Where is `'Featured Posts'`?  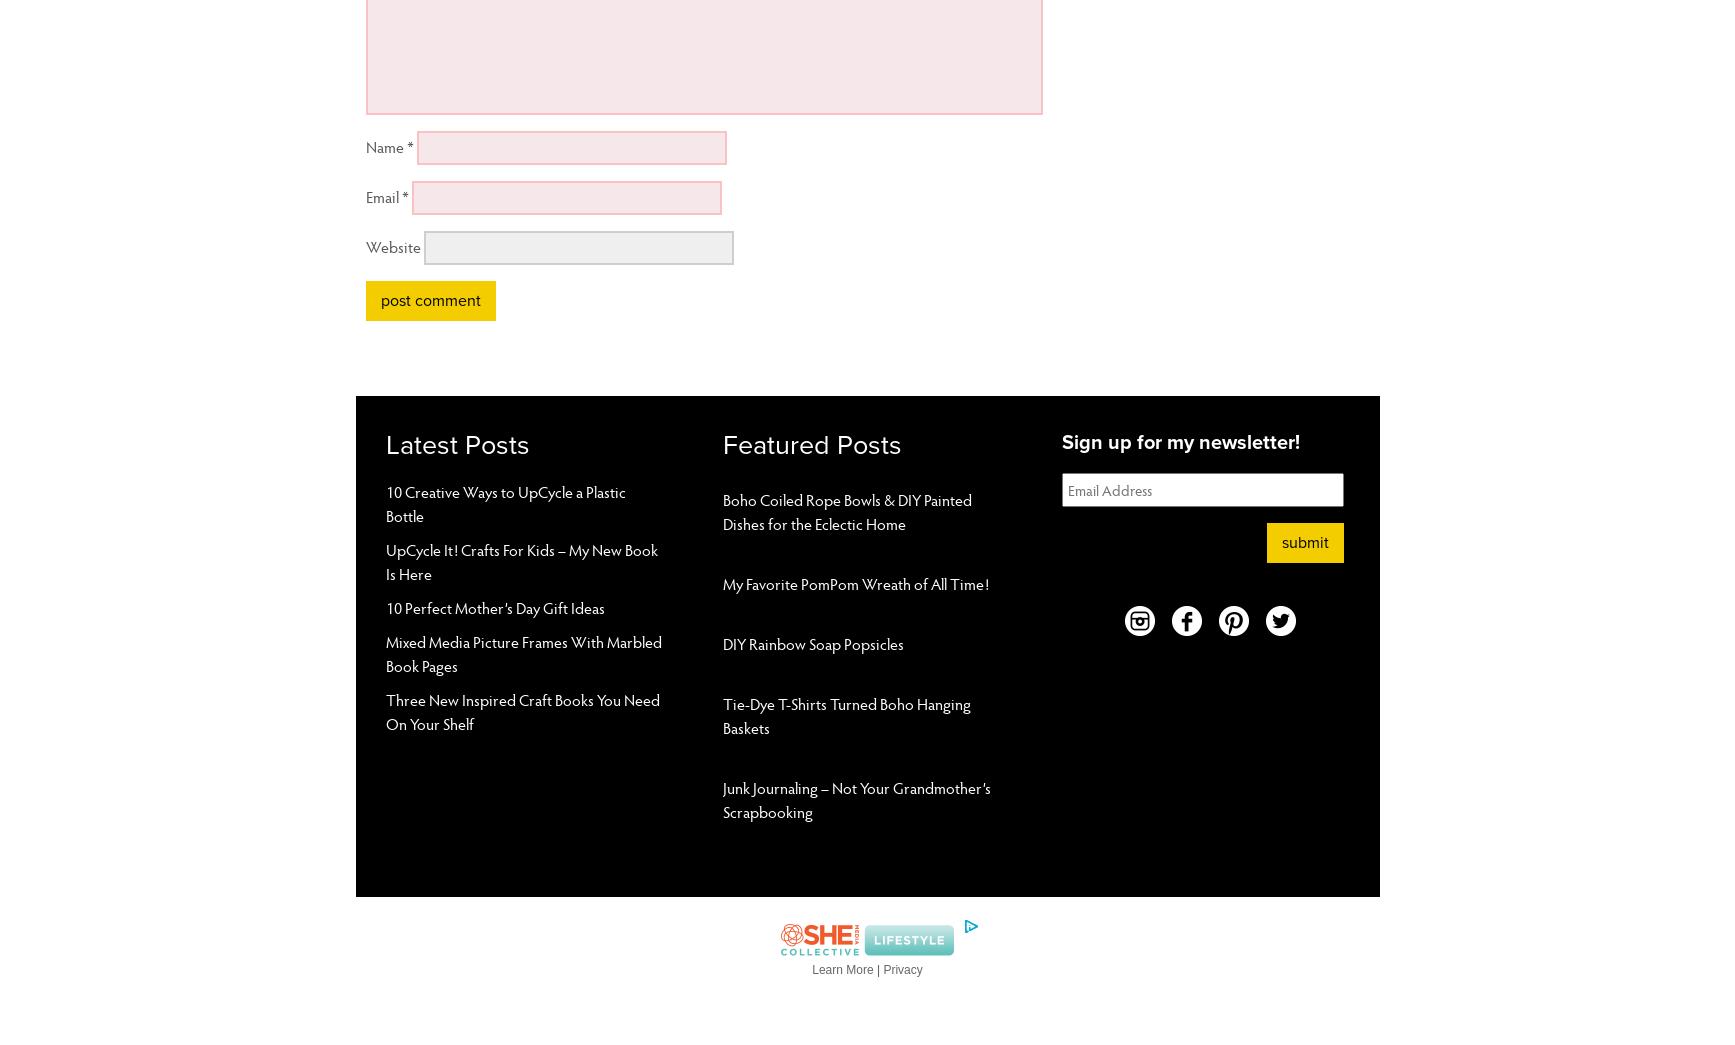 'Featured Posts' is located at coordinates (812, 445).